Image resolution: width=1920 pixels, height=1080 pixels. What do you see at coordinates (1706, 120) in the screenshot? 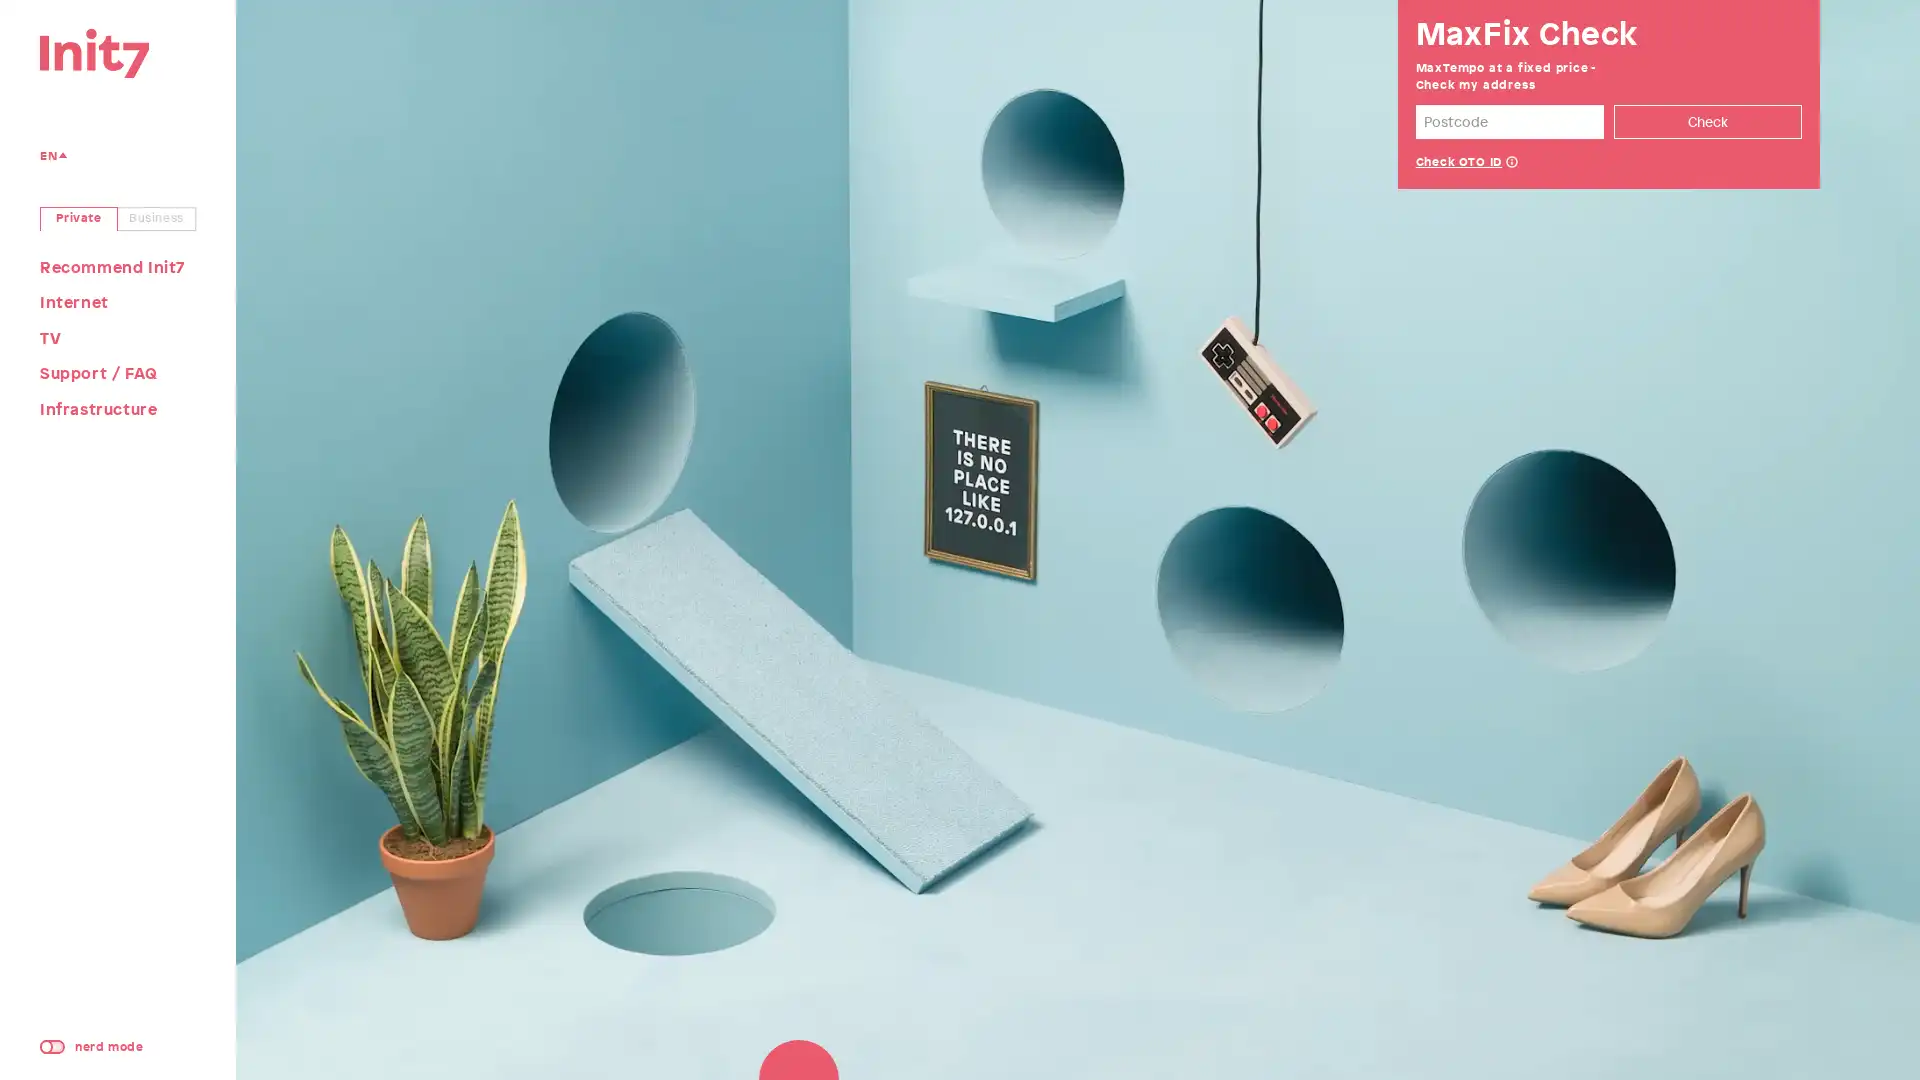
I see `Check` at bounding box center [1706, 120].